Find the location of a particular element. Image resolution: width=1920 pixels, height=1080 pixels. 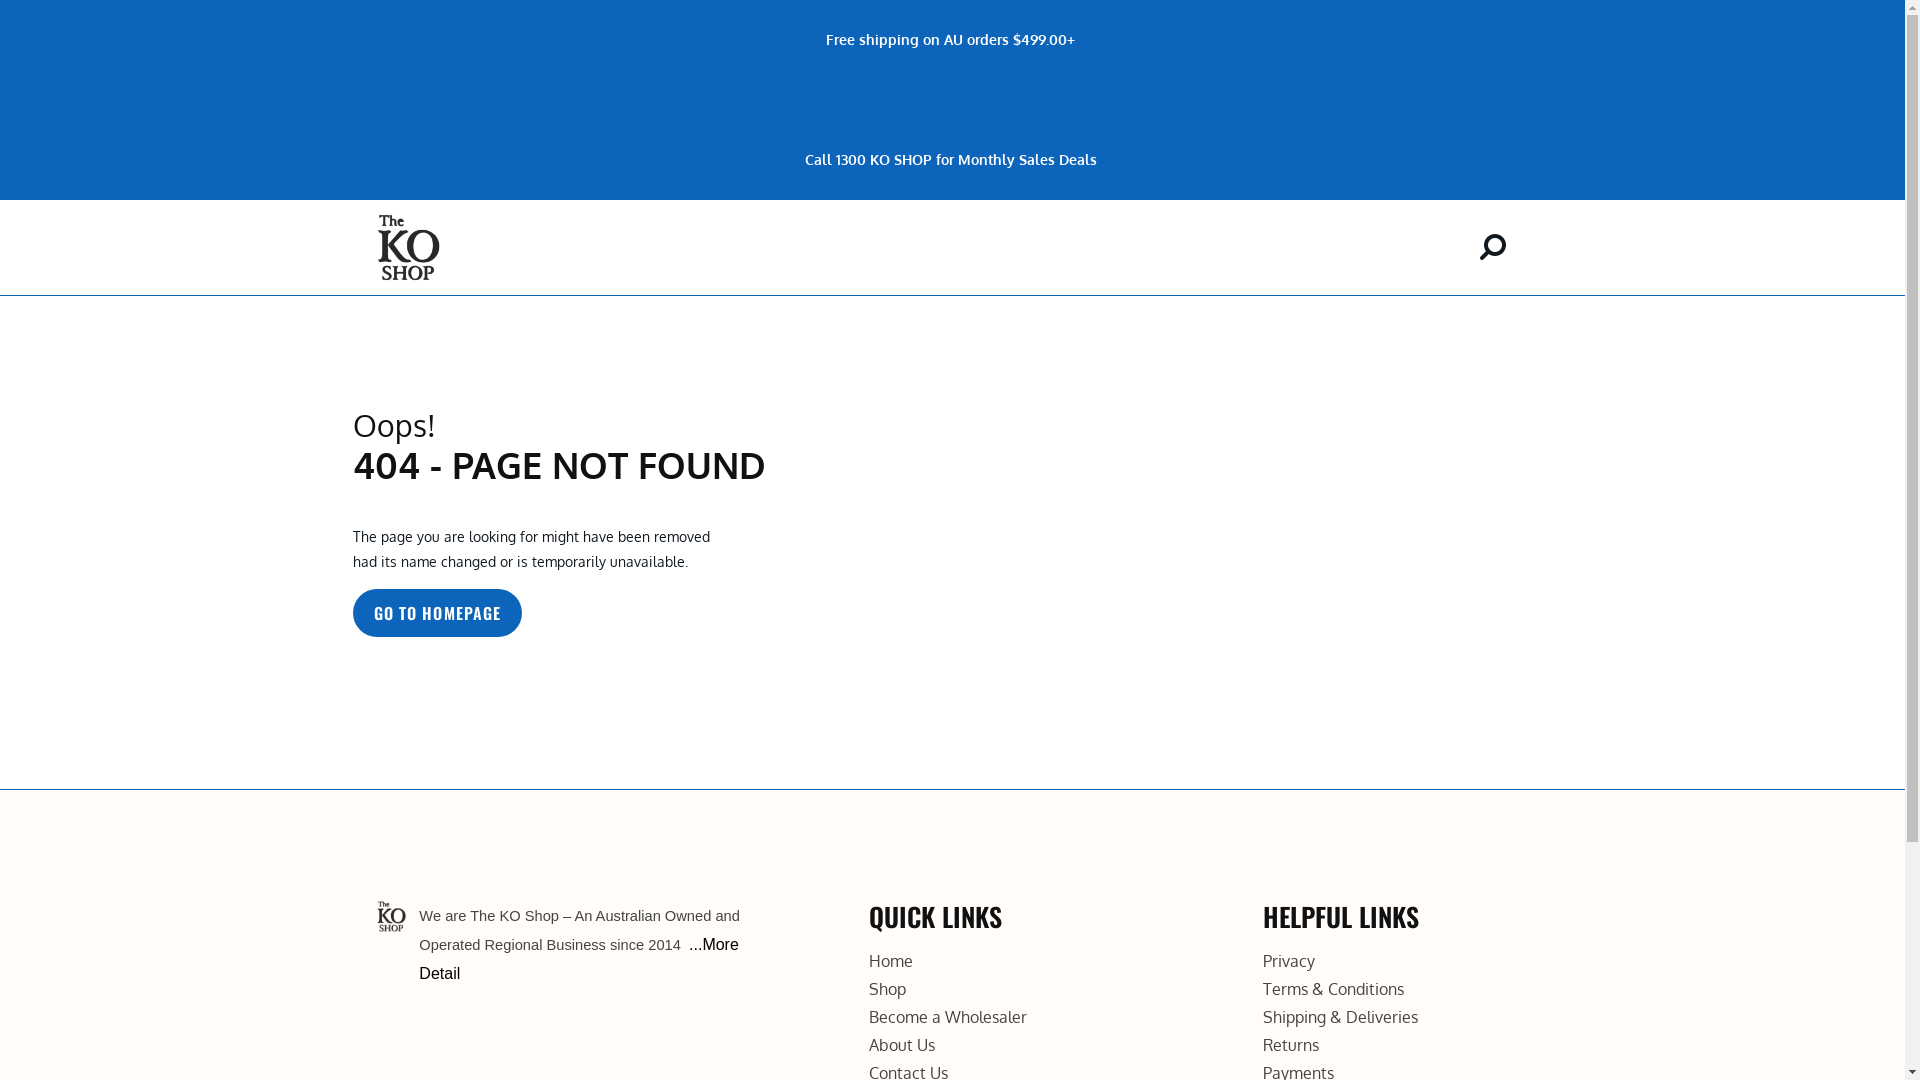

'Home' is located at coordinates (890, 959).